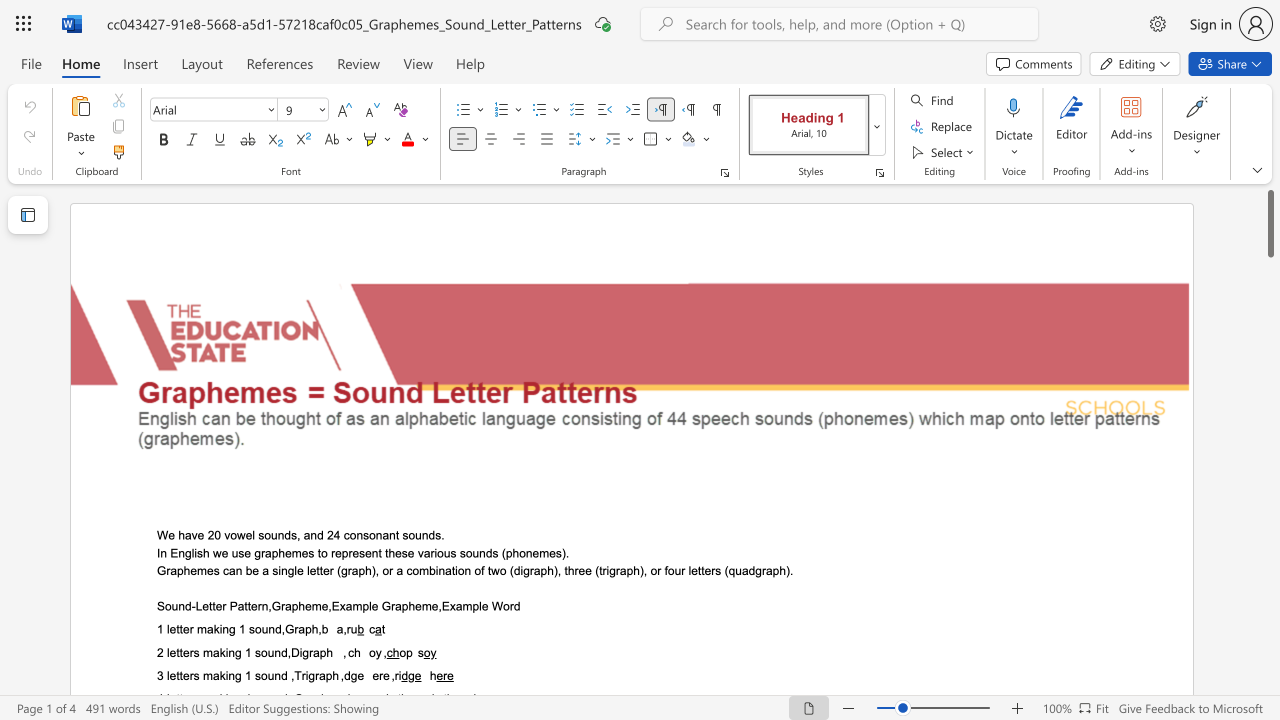  Describe the element at coordinates (1269, 550) in the screenshot. I see `the scrollbar to scroll the page down` at that location.